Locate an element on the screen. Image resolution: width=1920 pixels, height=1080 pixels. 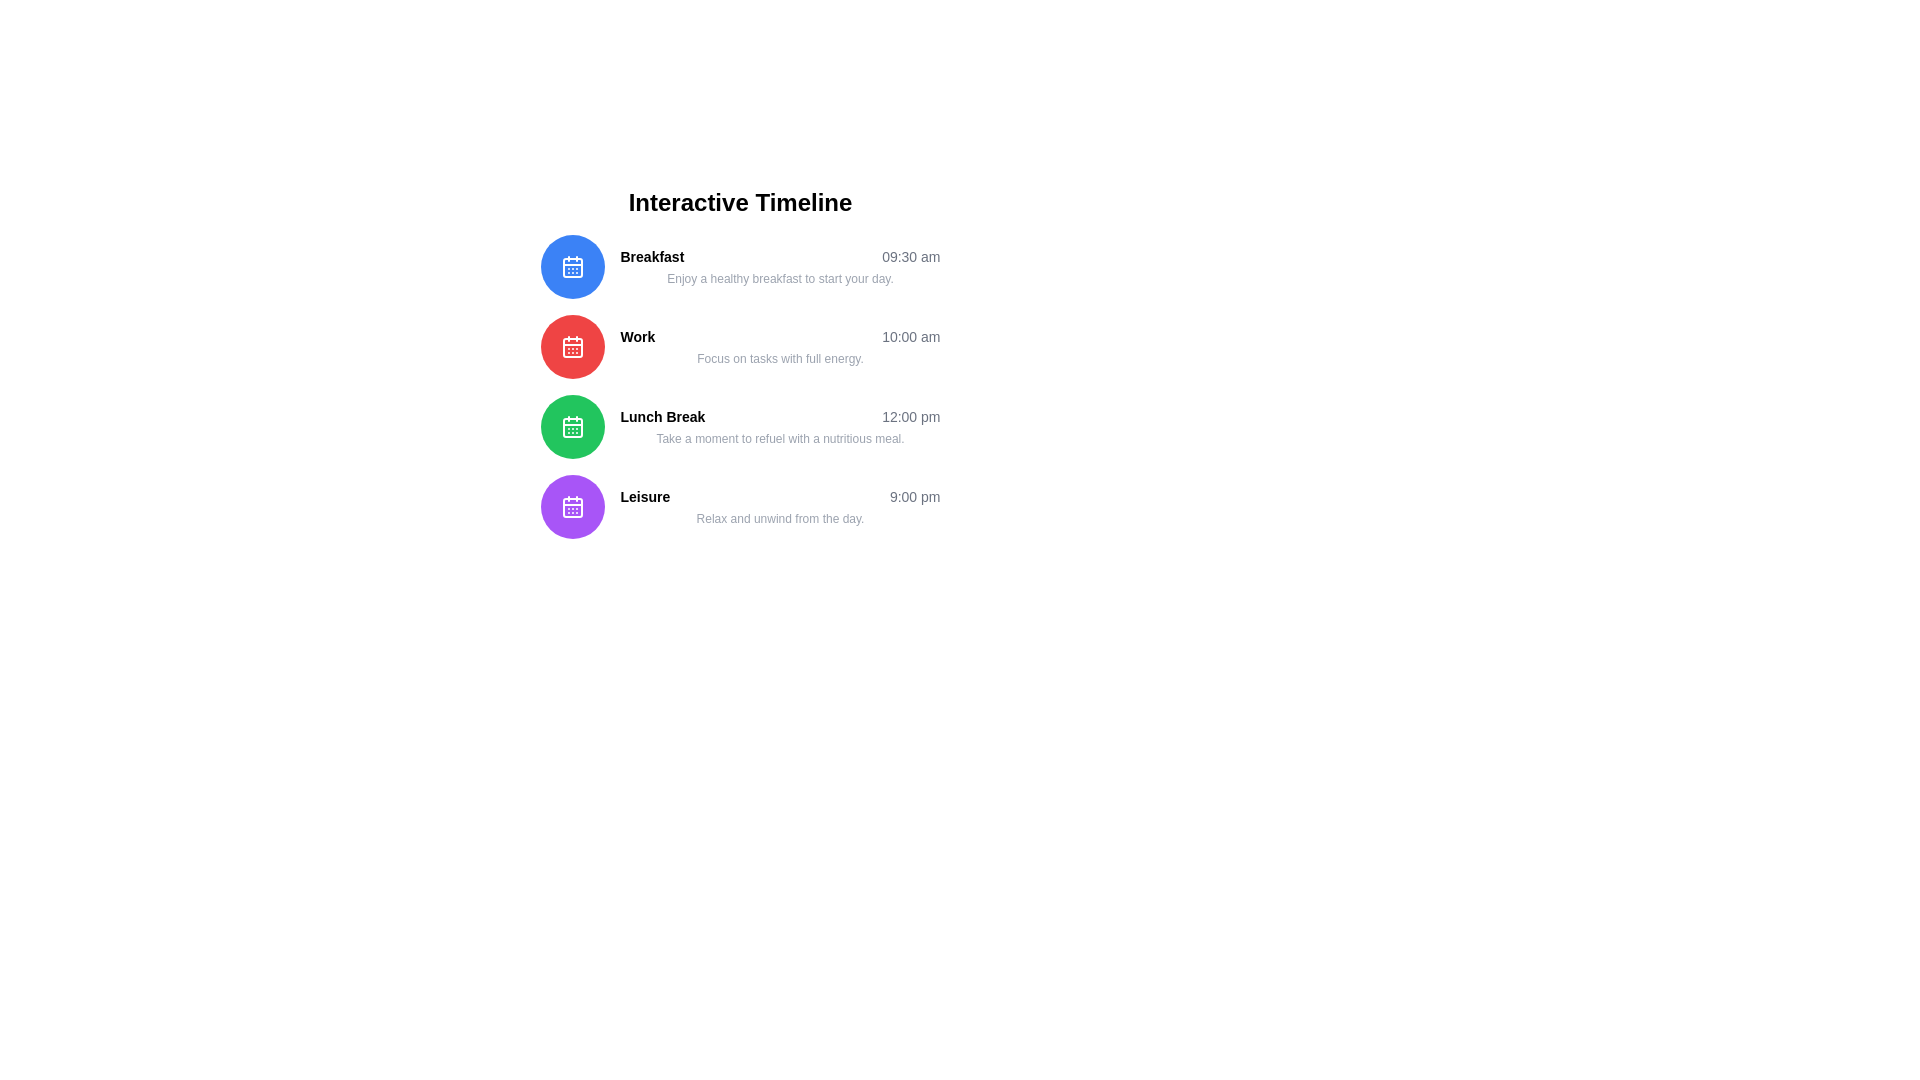
the 'Lunch Break' static text label in the timeline that is the third entry, following 'Breakfast' and 'Work' and preceding 'Leisure' is located at coordinates (662, 415).